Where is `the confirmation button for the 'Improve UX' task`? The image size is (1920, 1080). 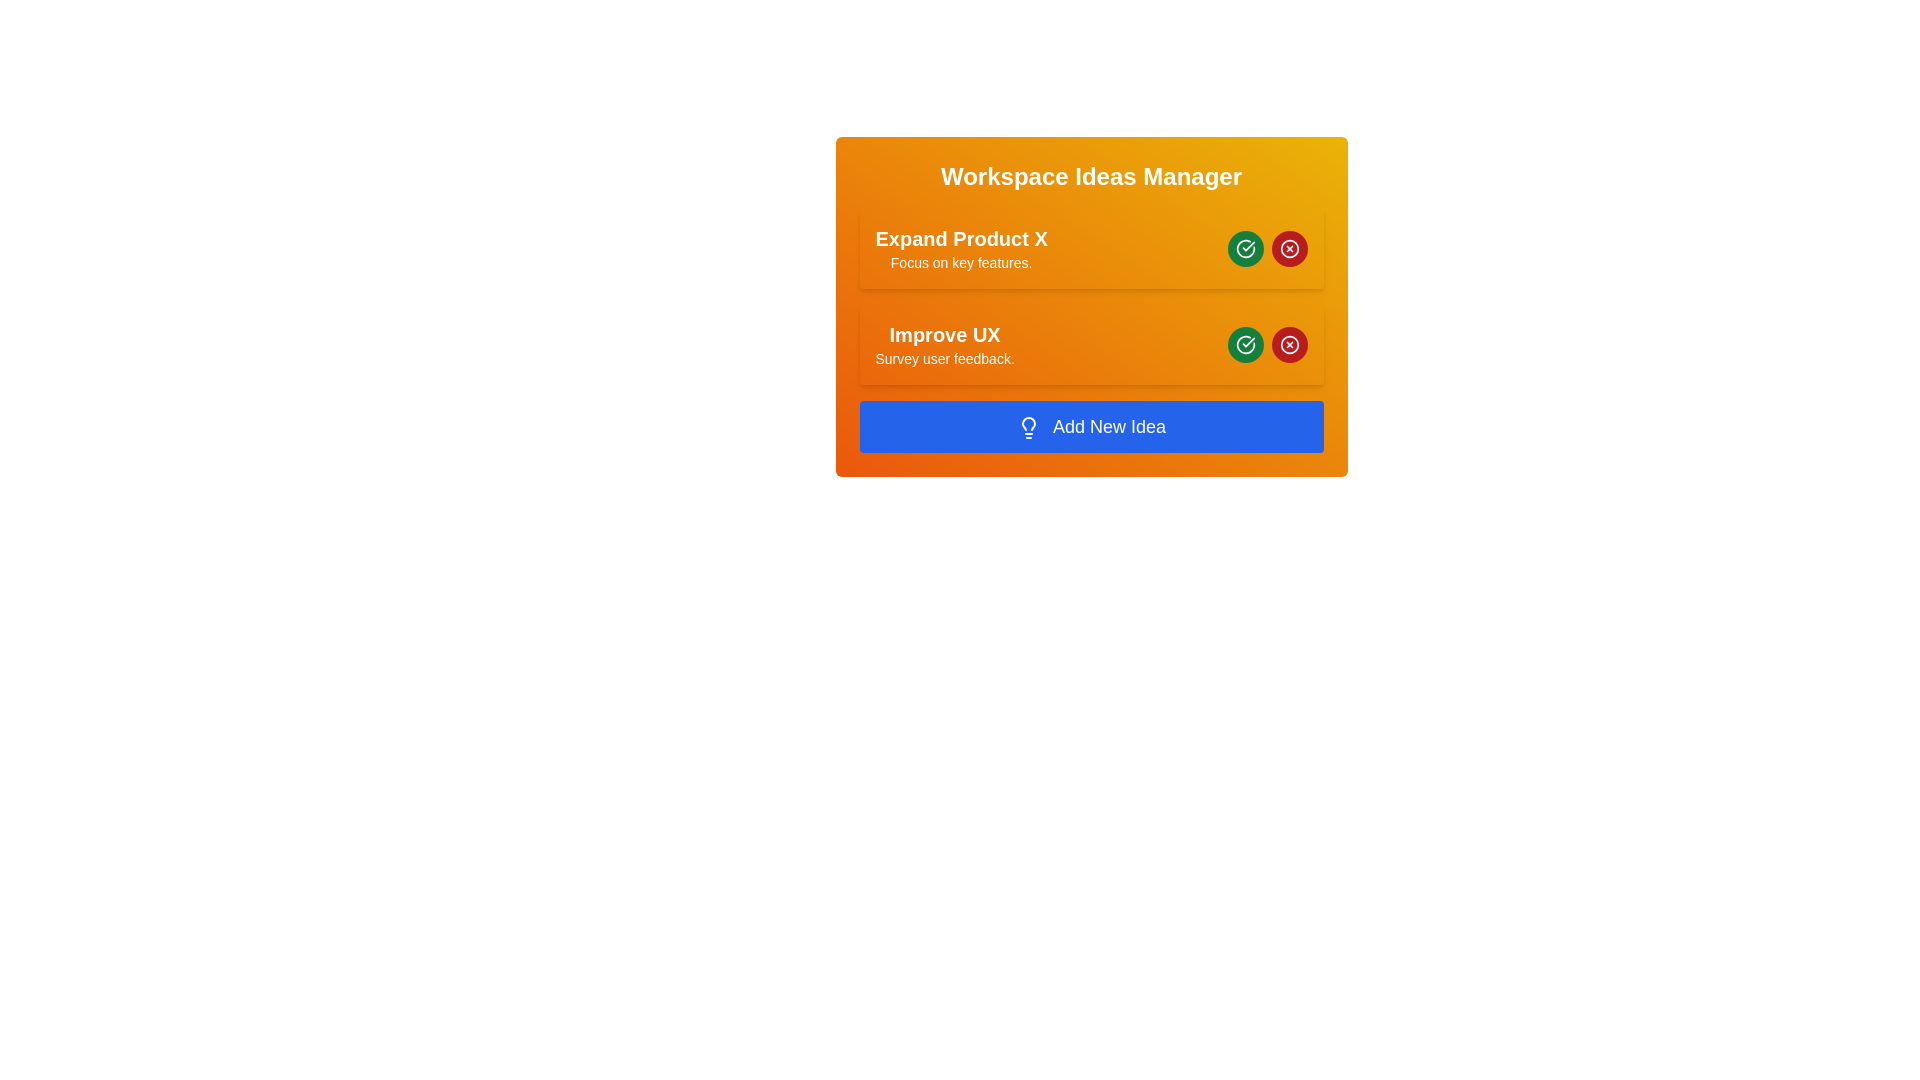 the confirmation button for the 'Improve UX' task is located at coordinates (1244, 343).